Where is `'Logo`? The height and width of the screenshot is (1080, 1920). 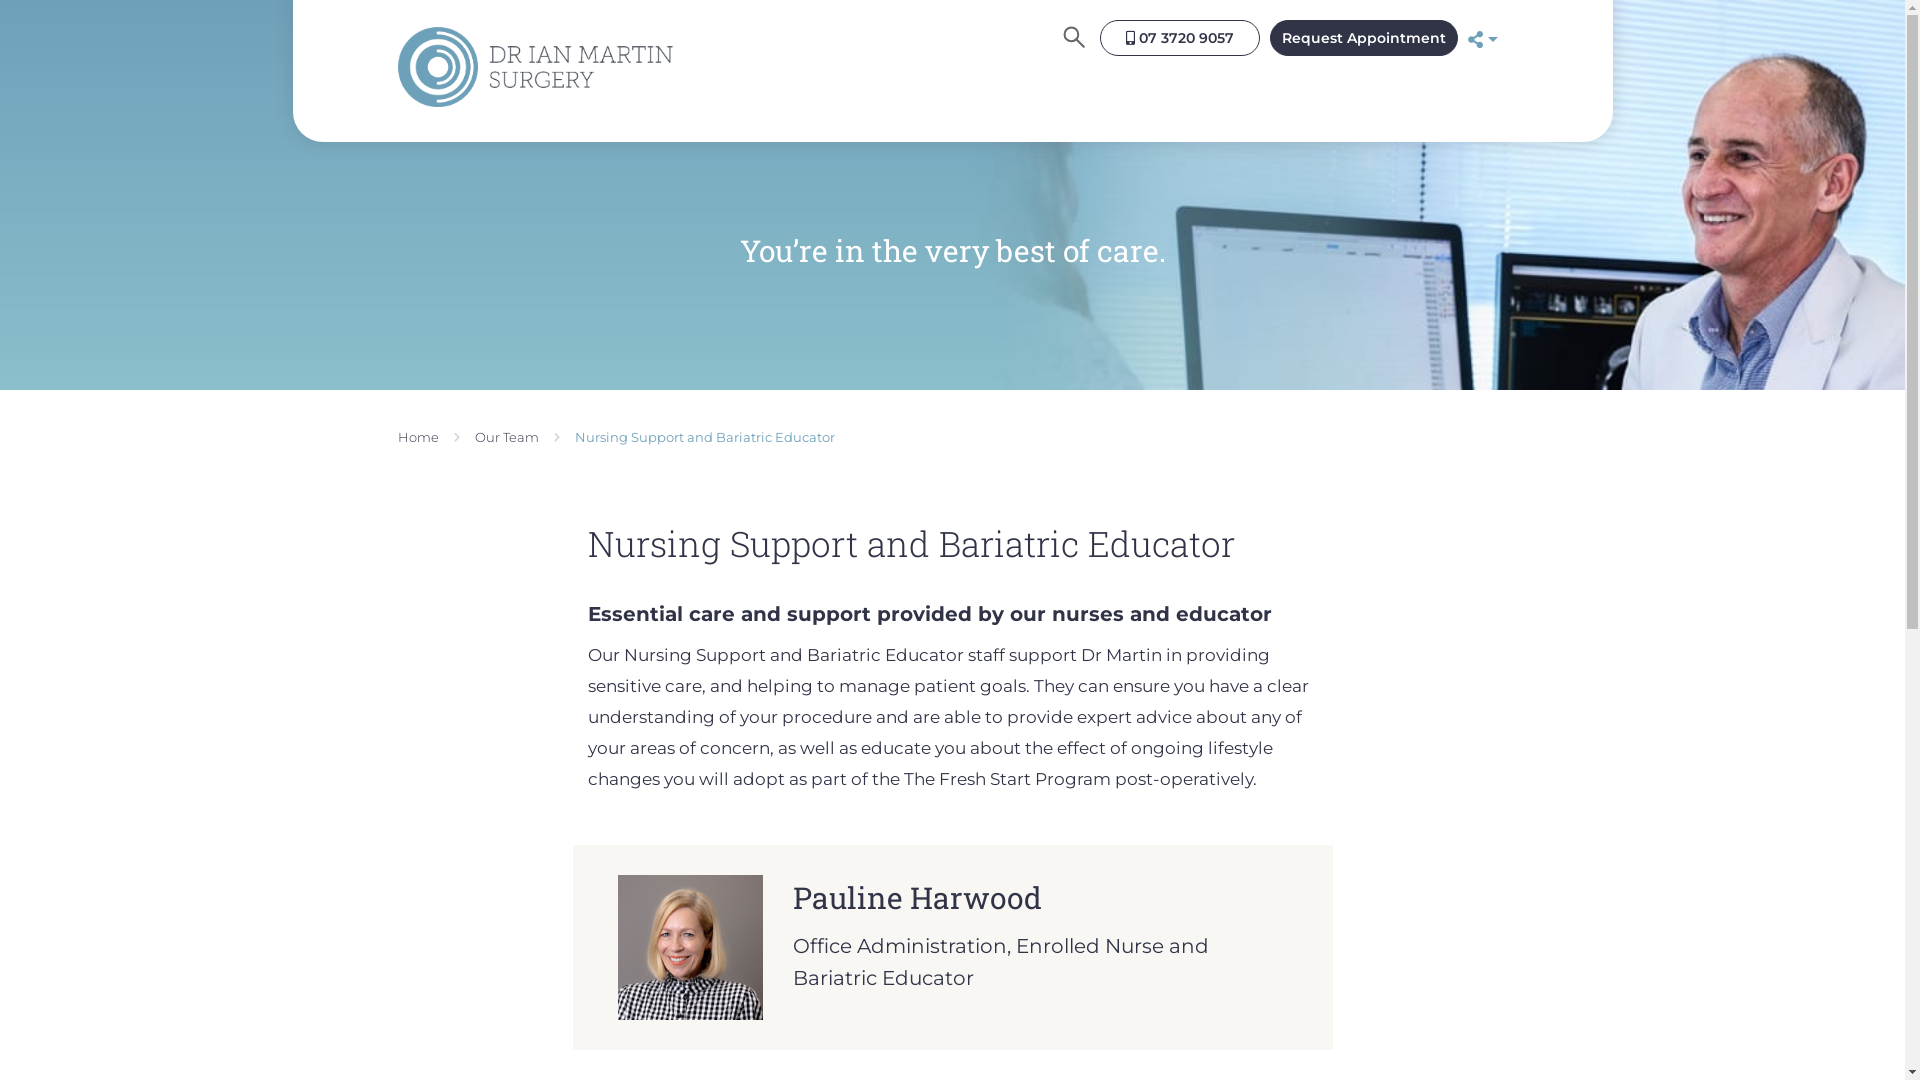 'Logo is located at coordinates (535, 69).